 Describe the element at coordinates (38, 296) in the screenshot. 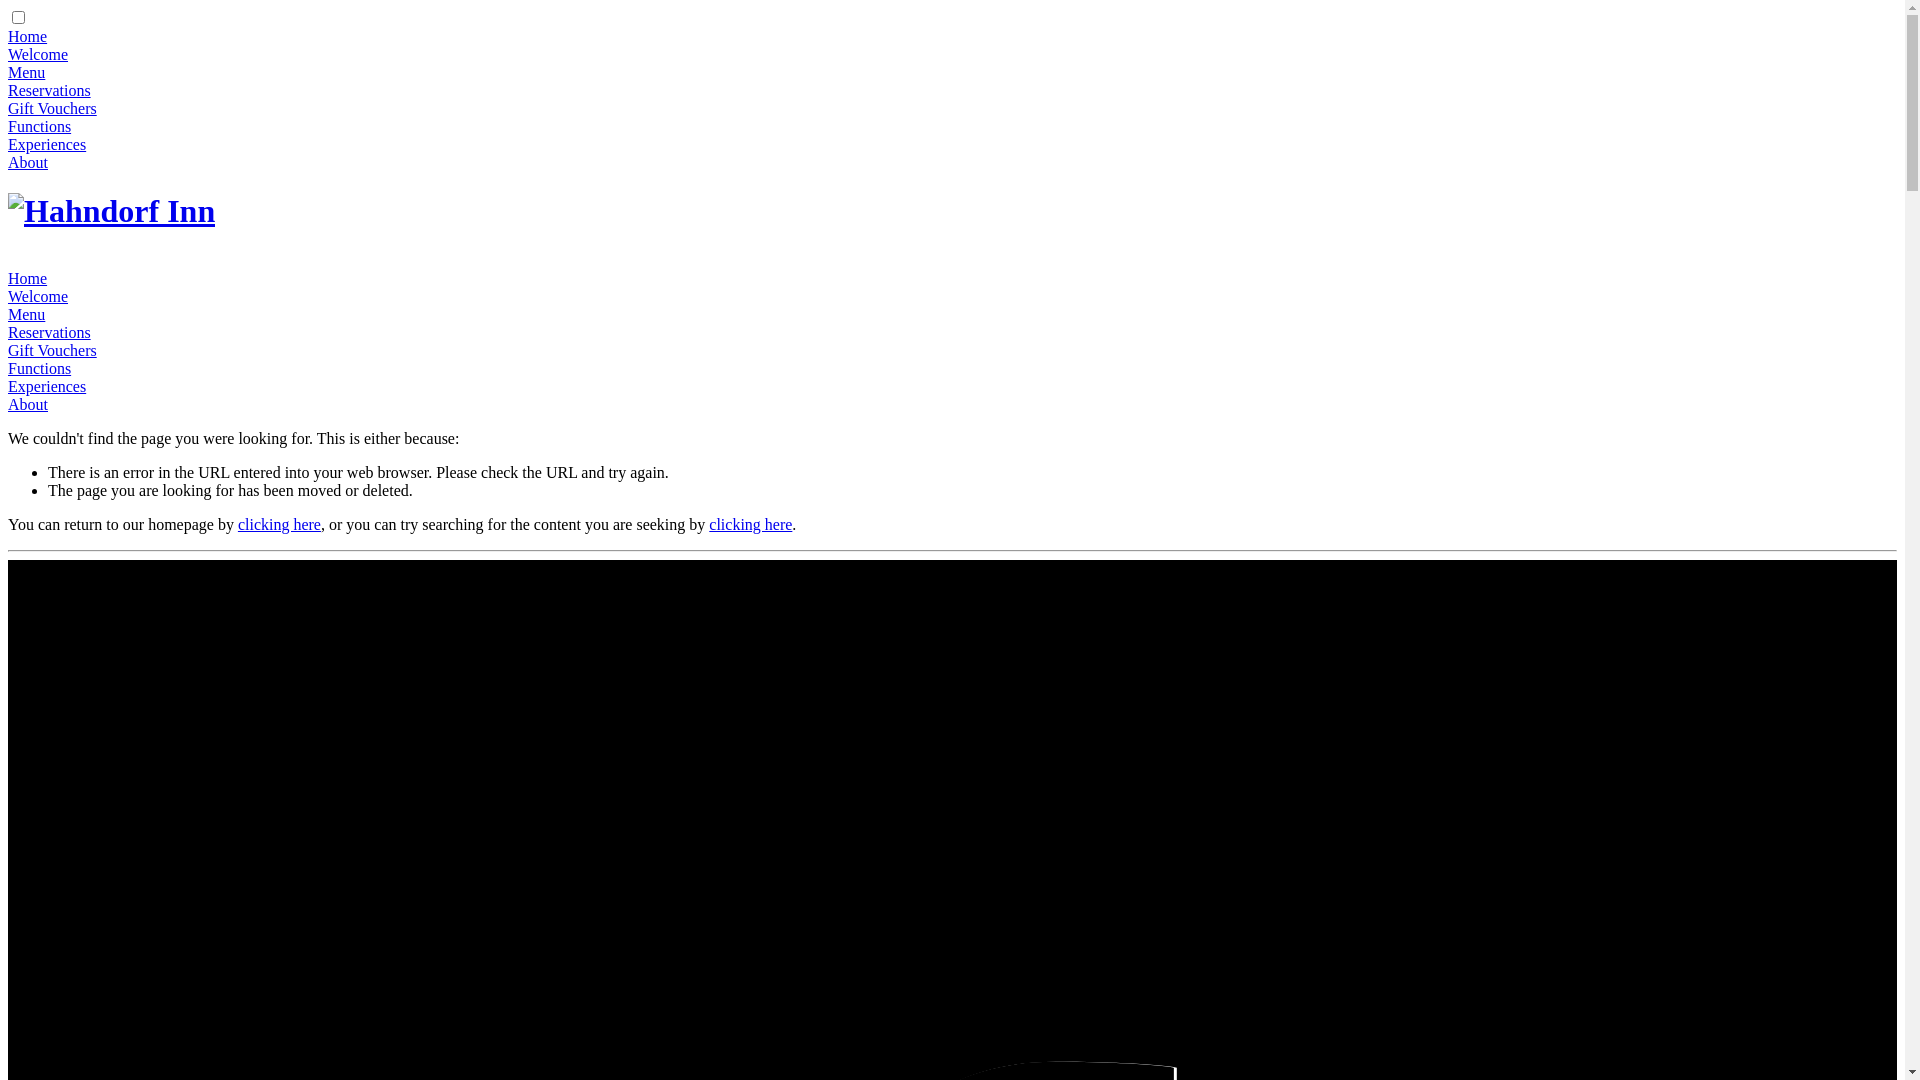

I see `'Welcome'` at that location.